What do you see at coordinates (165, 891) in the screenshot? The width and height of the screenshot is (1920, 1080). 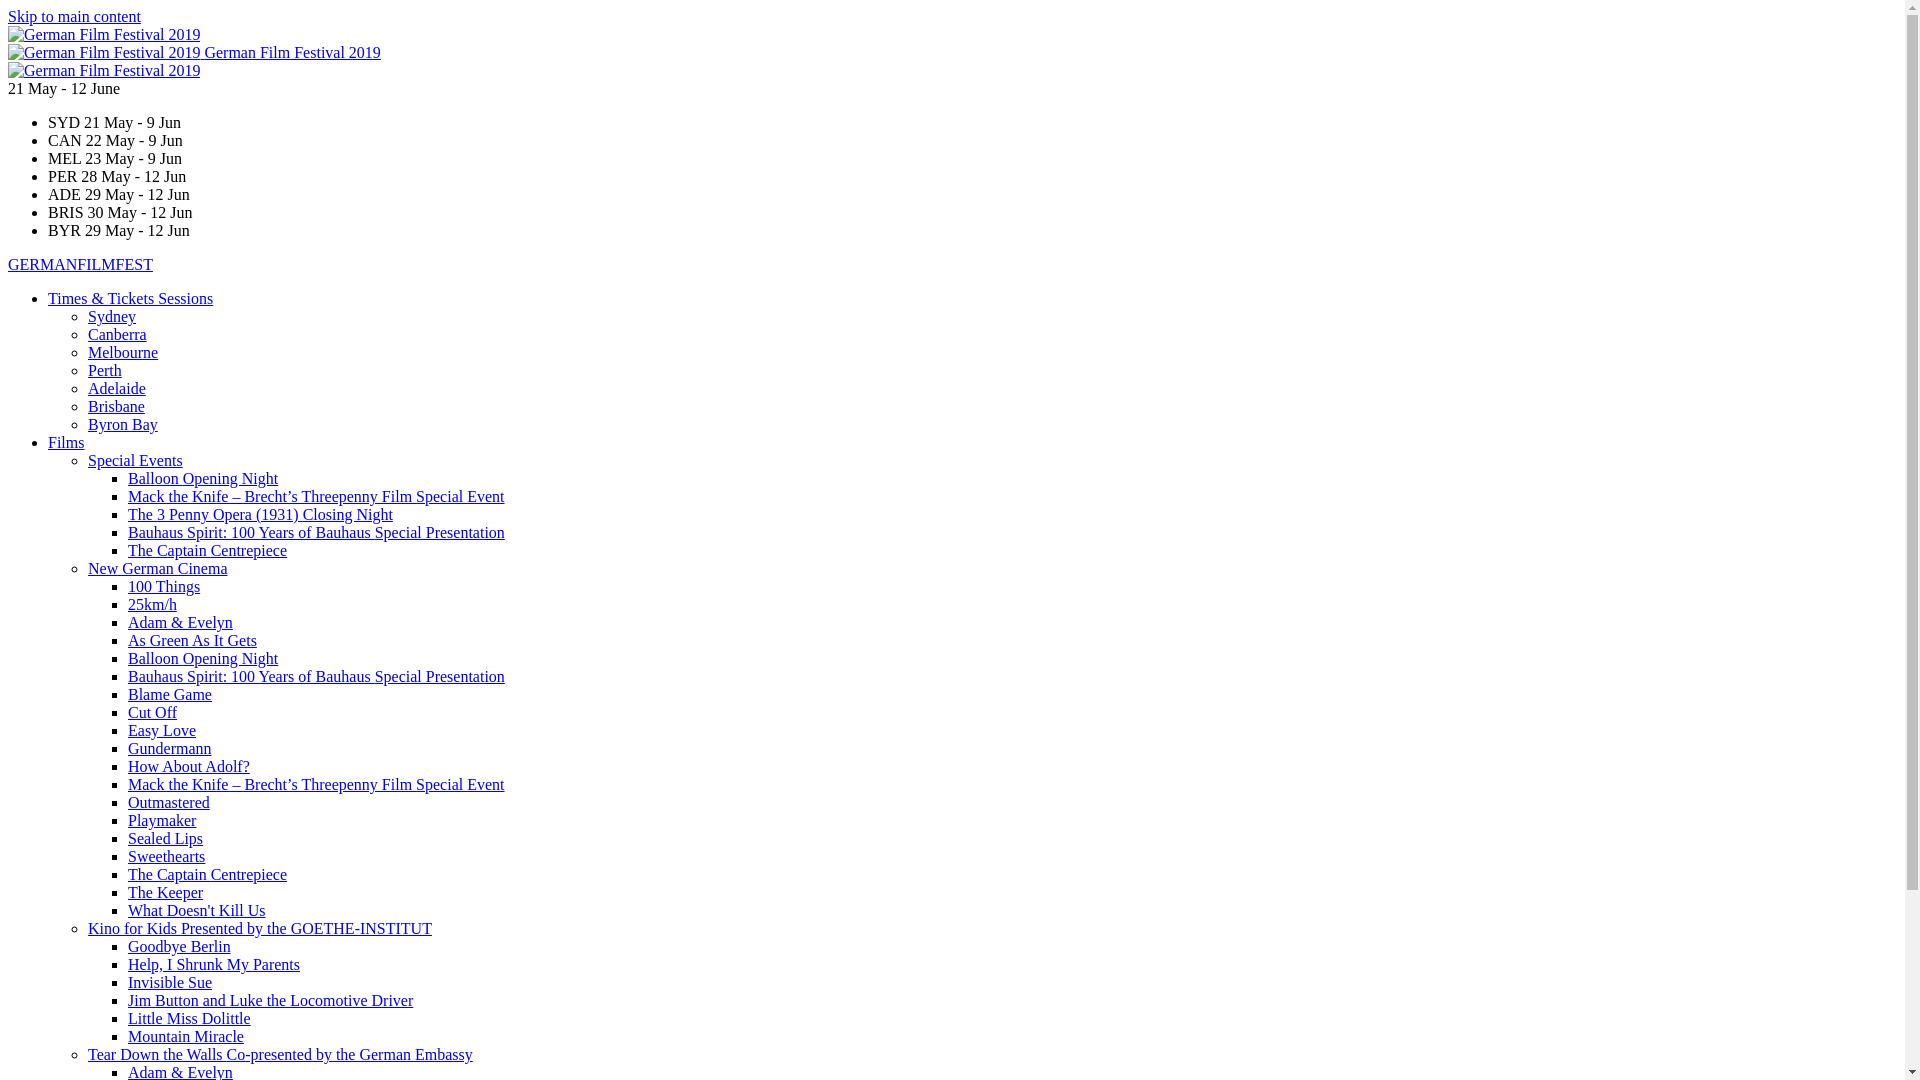 I see `'The Keeper'` at bounding box center [165, 891].